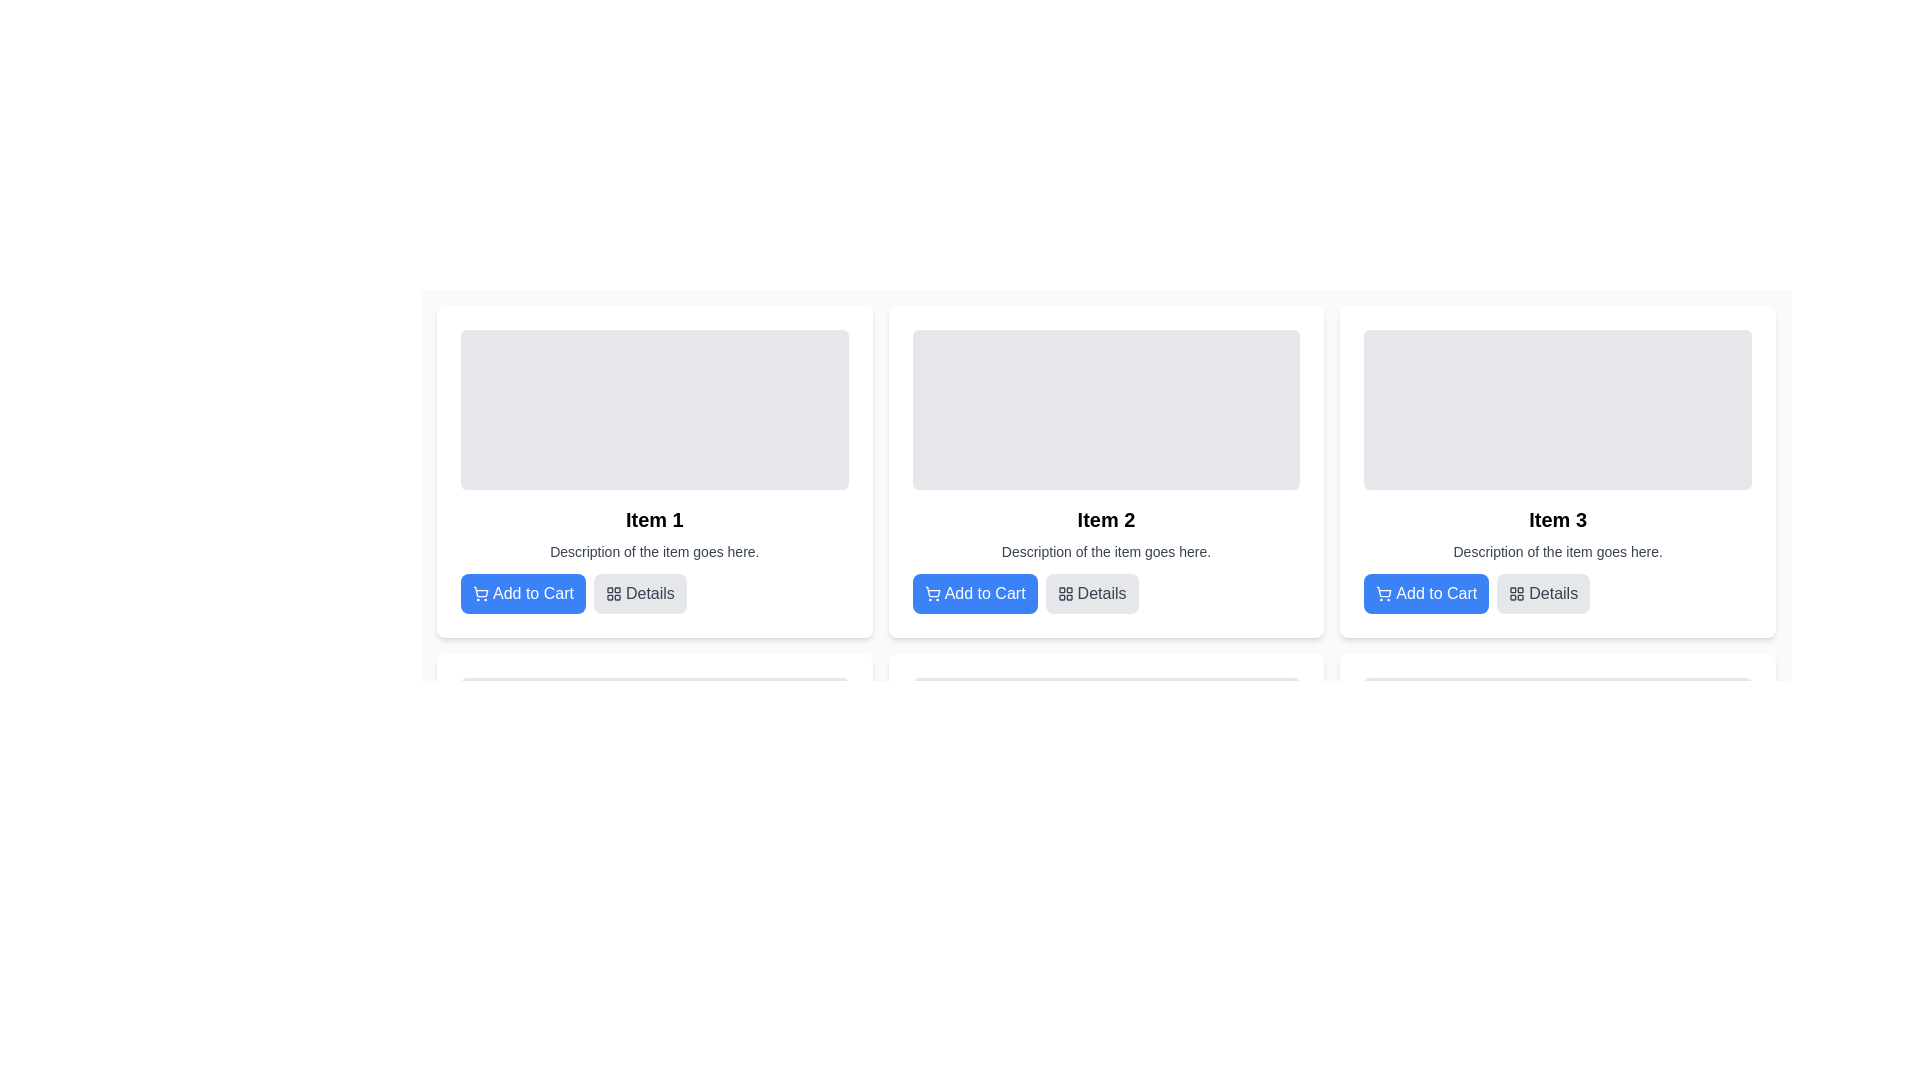  I want to click on the Text Label that serves as a title or identifier for its associated content card, located centrally aligned within the third card in a row of similar cards, so click(1557, 519).